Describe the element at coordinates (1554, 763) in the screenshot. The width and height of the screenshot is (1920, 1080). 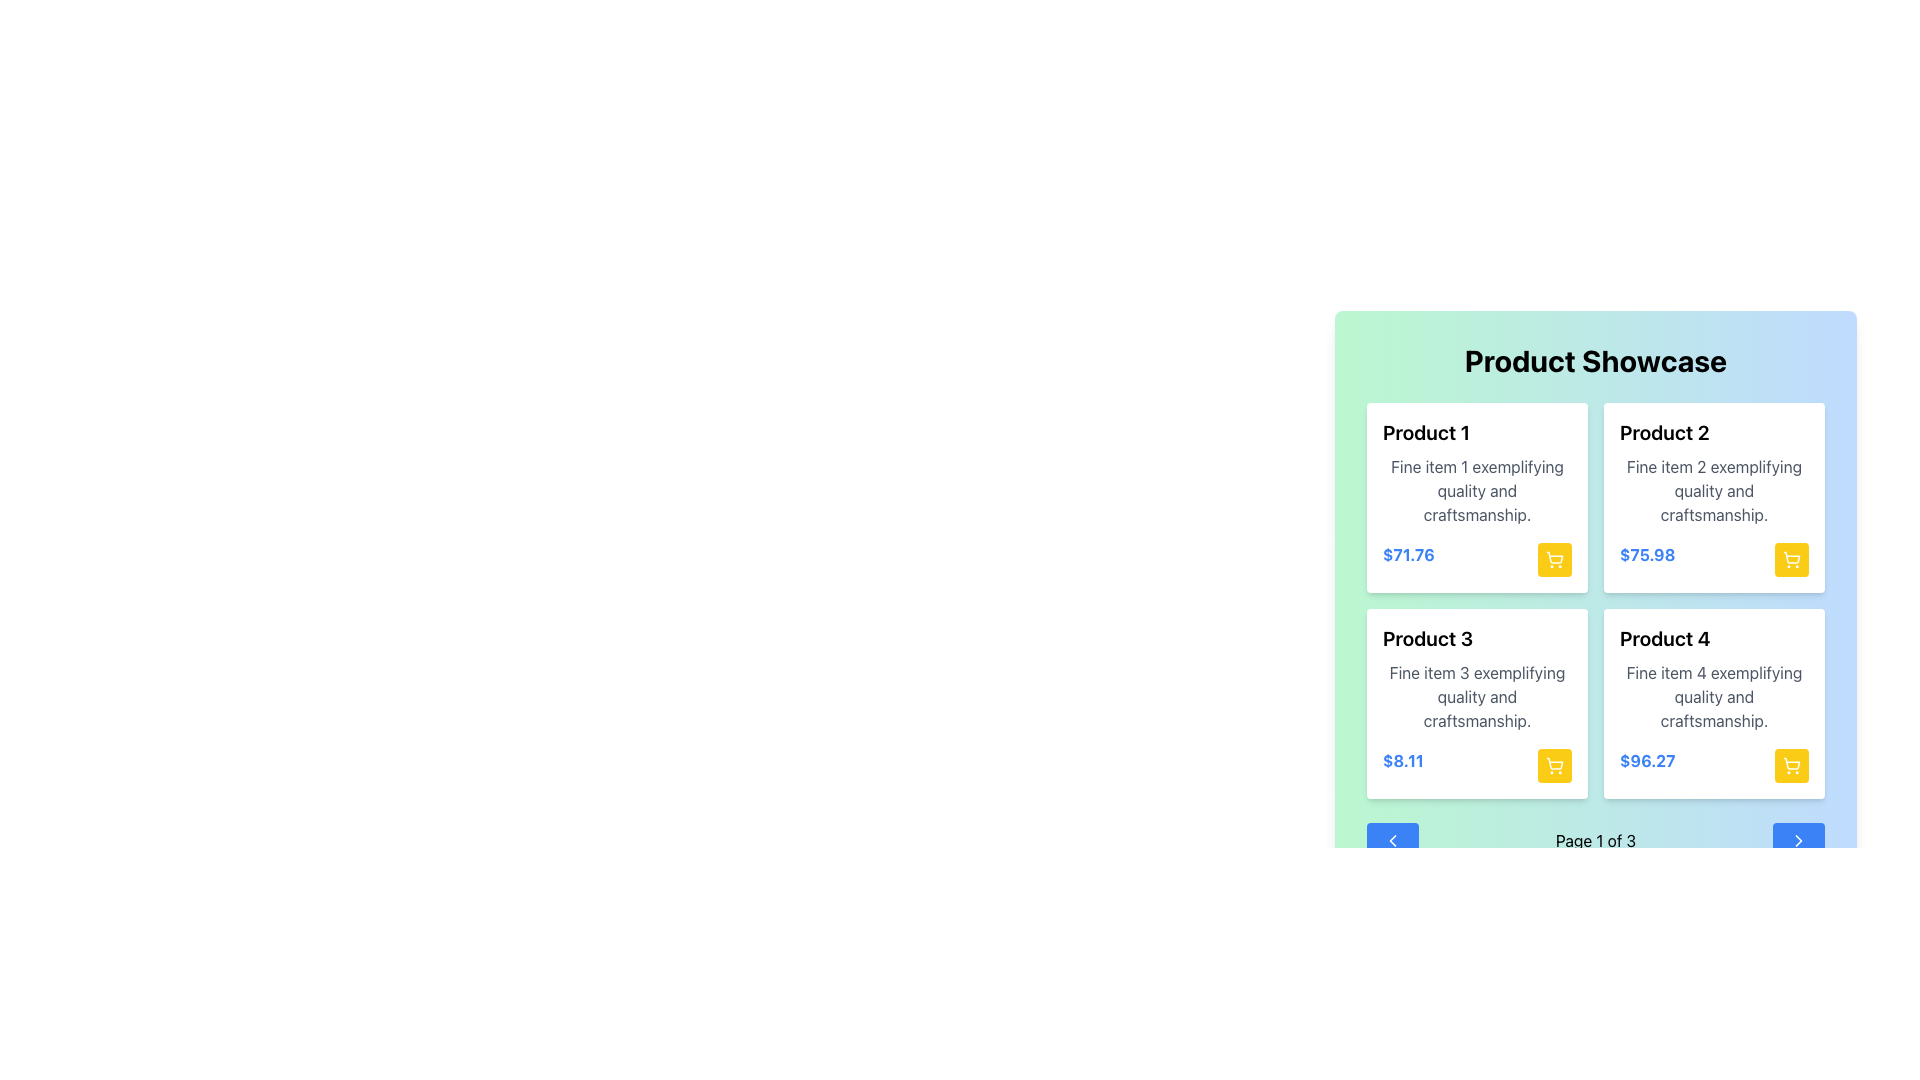
I see `the shopping cart icon element located at the bottom-right corner of the card for 'Product 3'` at that location.